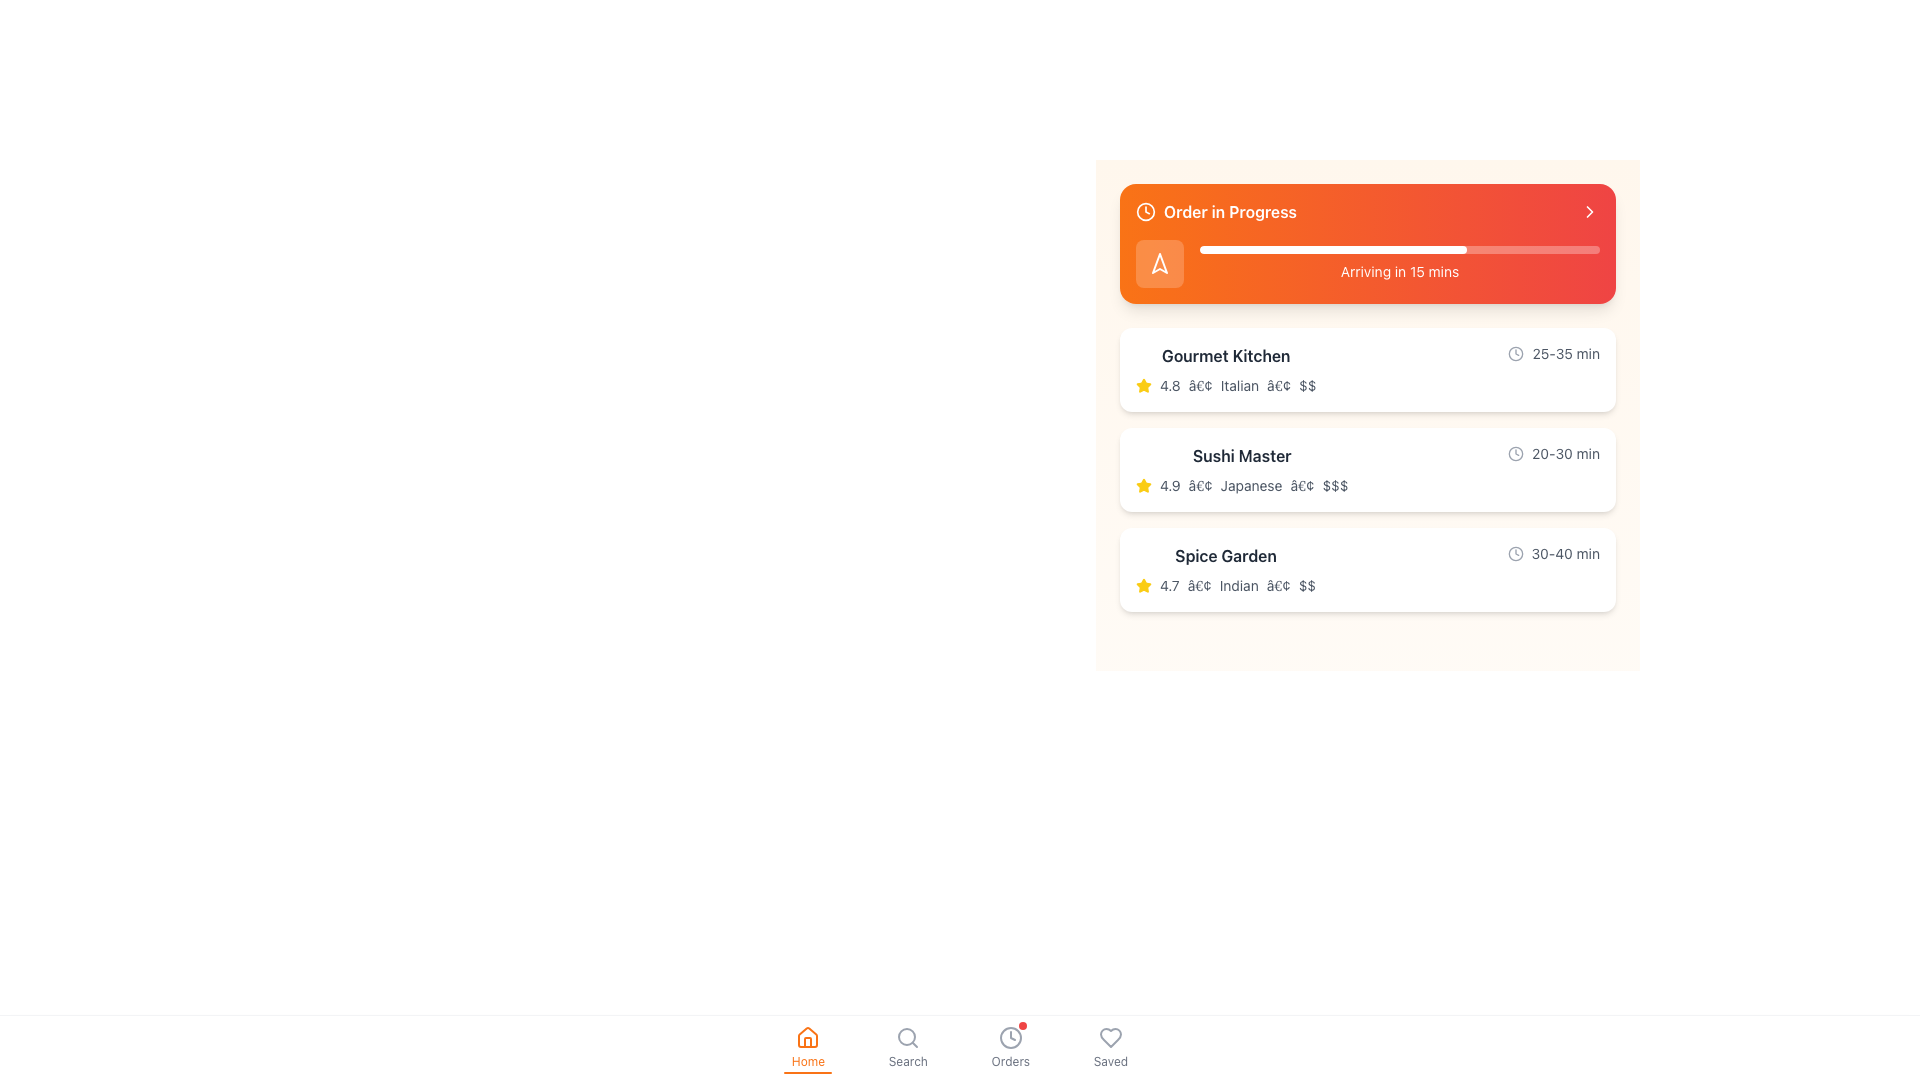 The height and width of the screenshot is (1080, 1920). What do you see at coordinates (1238, 385) in the screenshot?
I see `the Text label that specifies the cuisine type of the restaurant ('Italian') for 'Gourmet Kitchen', located after the rating score (4.8) and before the price category ($$)` at bounding box center [1238, 385].